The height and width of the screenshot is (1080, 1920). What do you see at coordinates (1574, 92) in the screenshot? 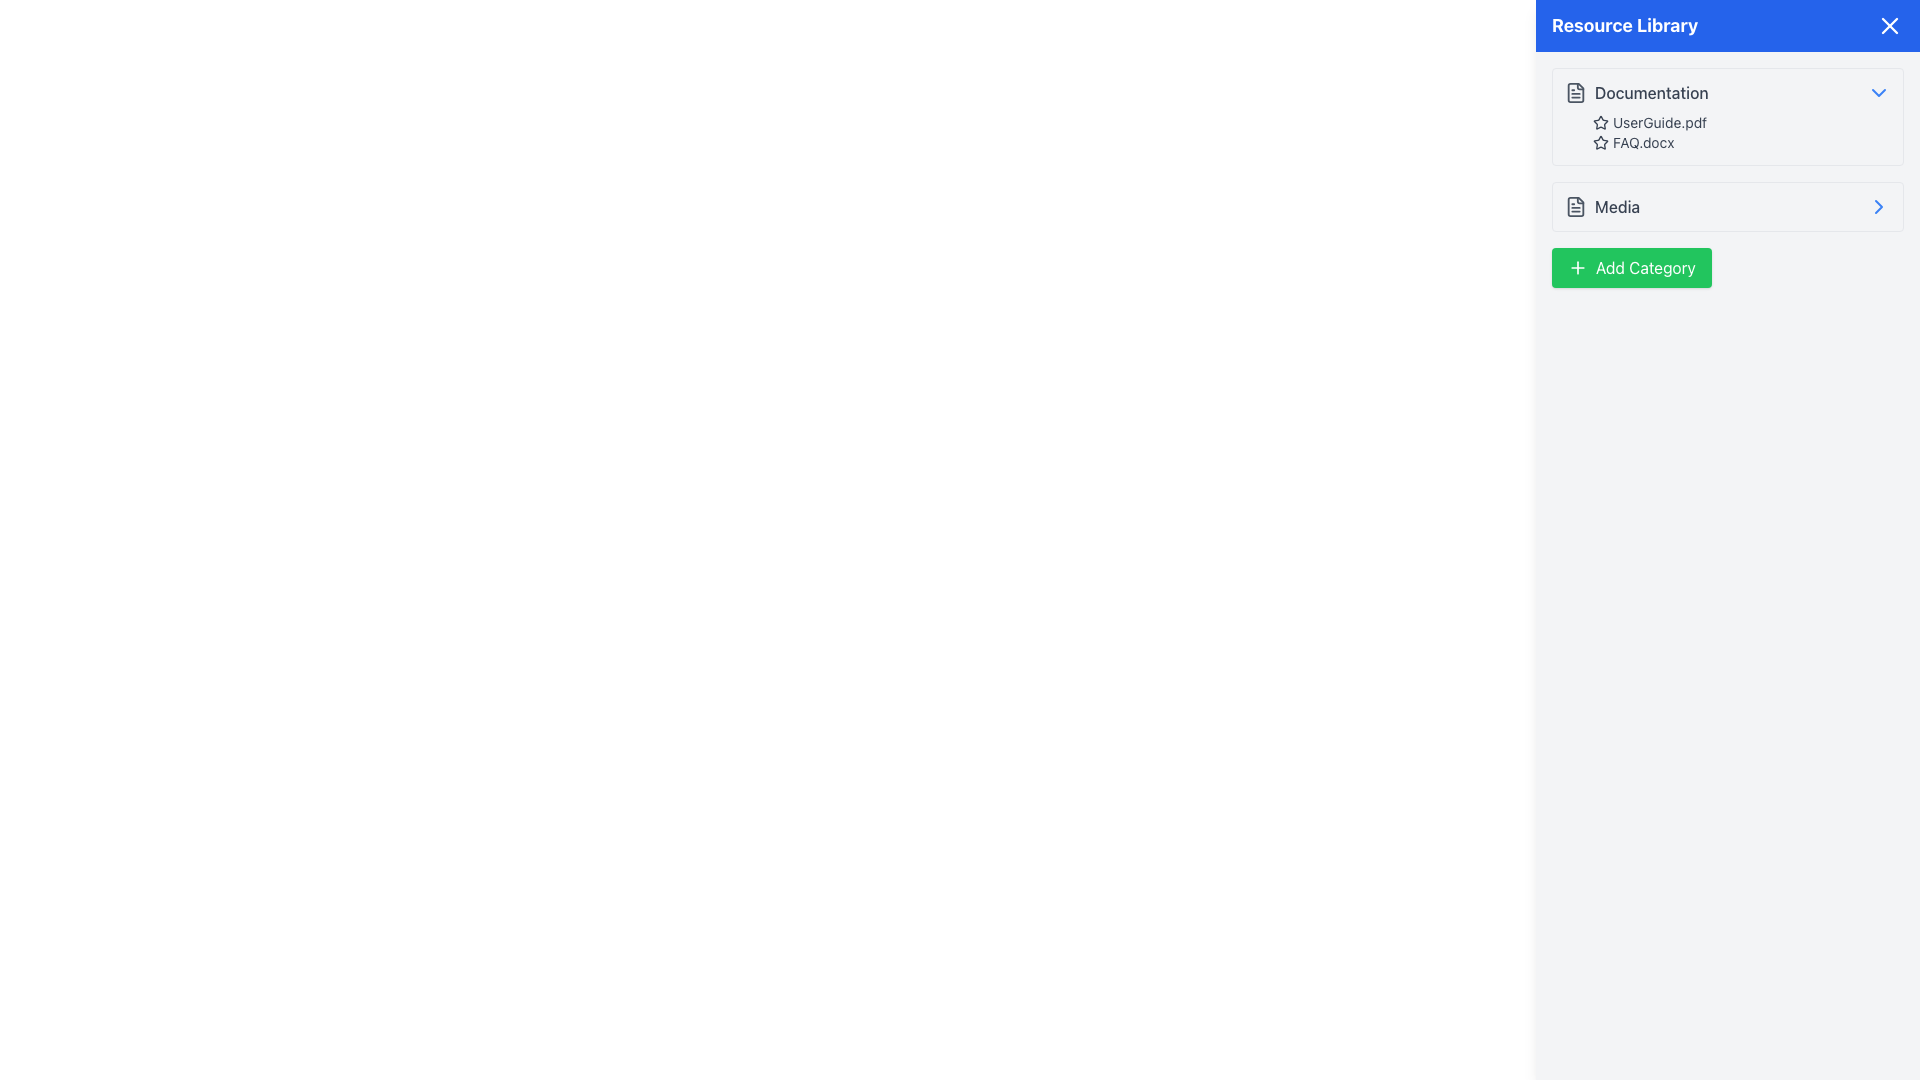
I see `the document icon located at the top of the 'Documentation' section in the Resource Library interface, which features a folded corner and text lines` at bounding box center [1574, 92].